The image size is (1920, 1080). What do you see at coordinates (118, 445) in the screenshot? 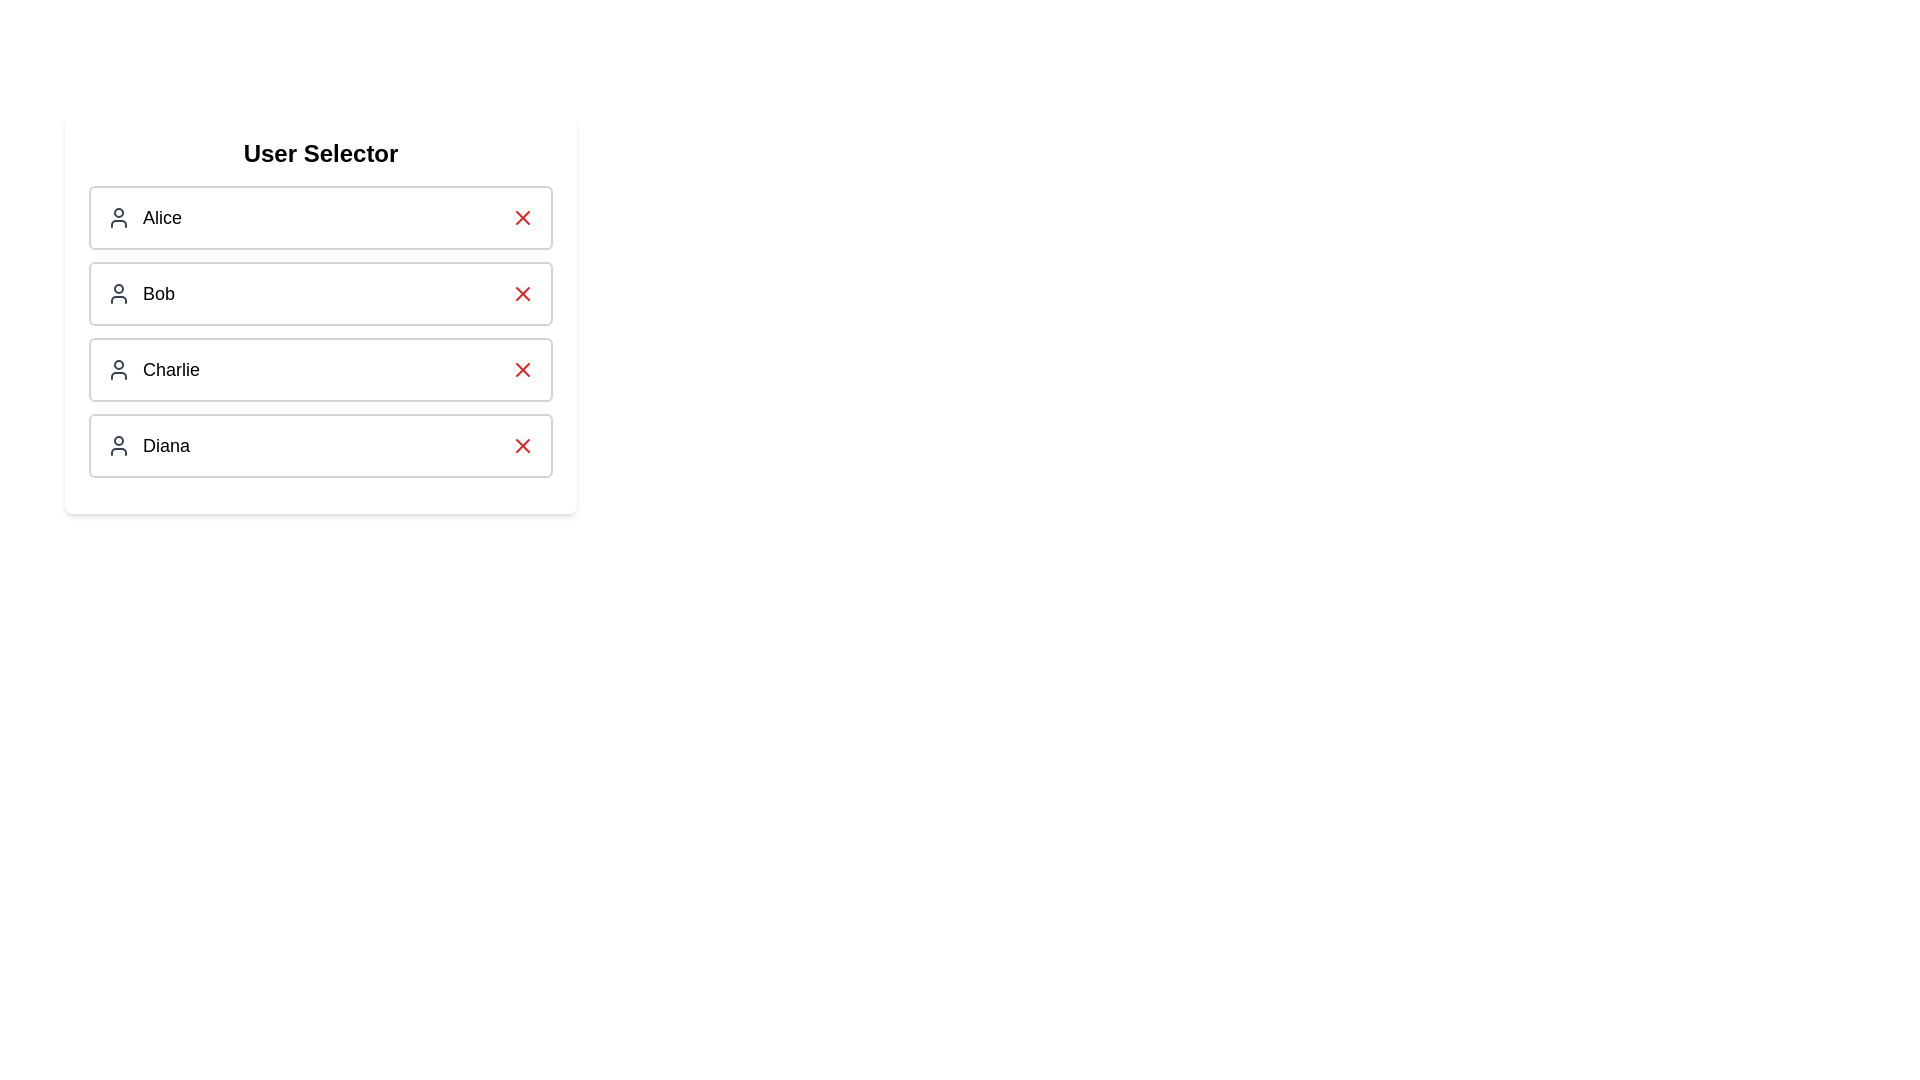
I see `the user Diana by clicking on their icon` at bounding box center [118, 445].